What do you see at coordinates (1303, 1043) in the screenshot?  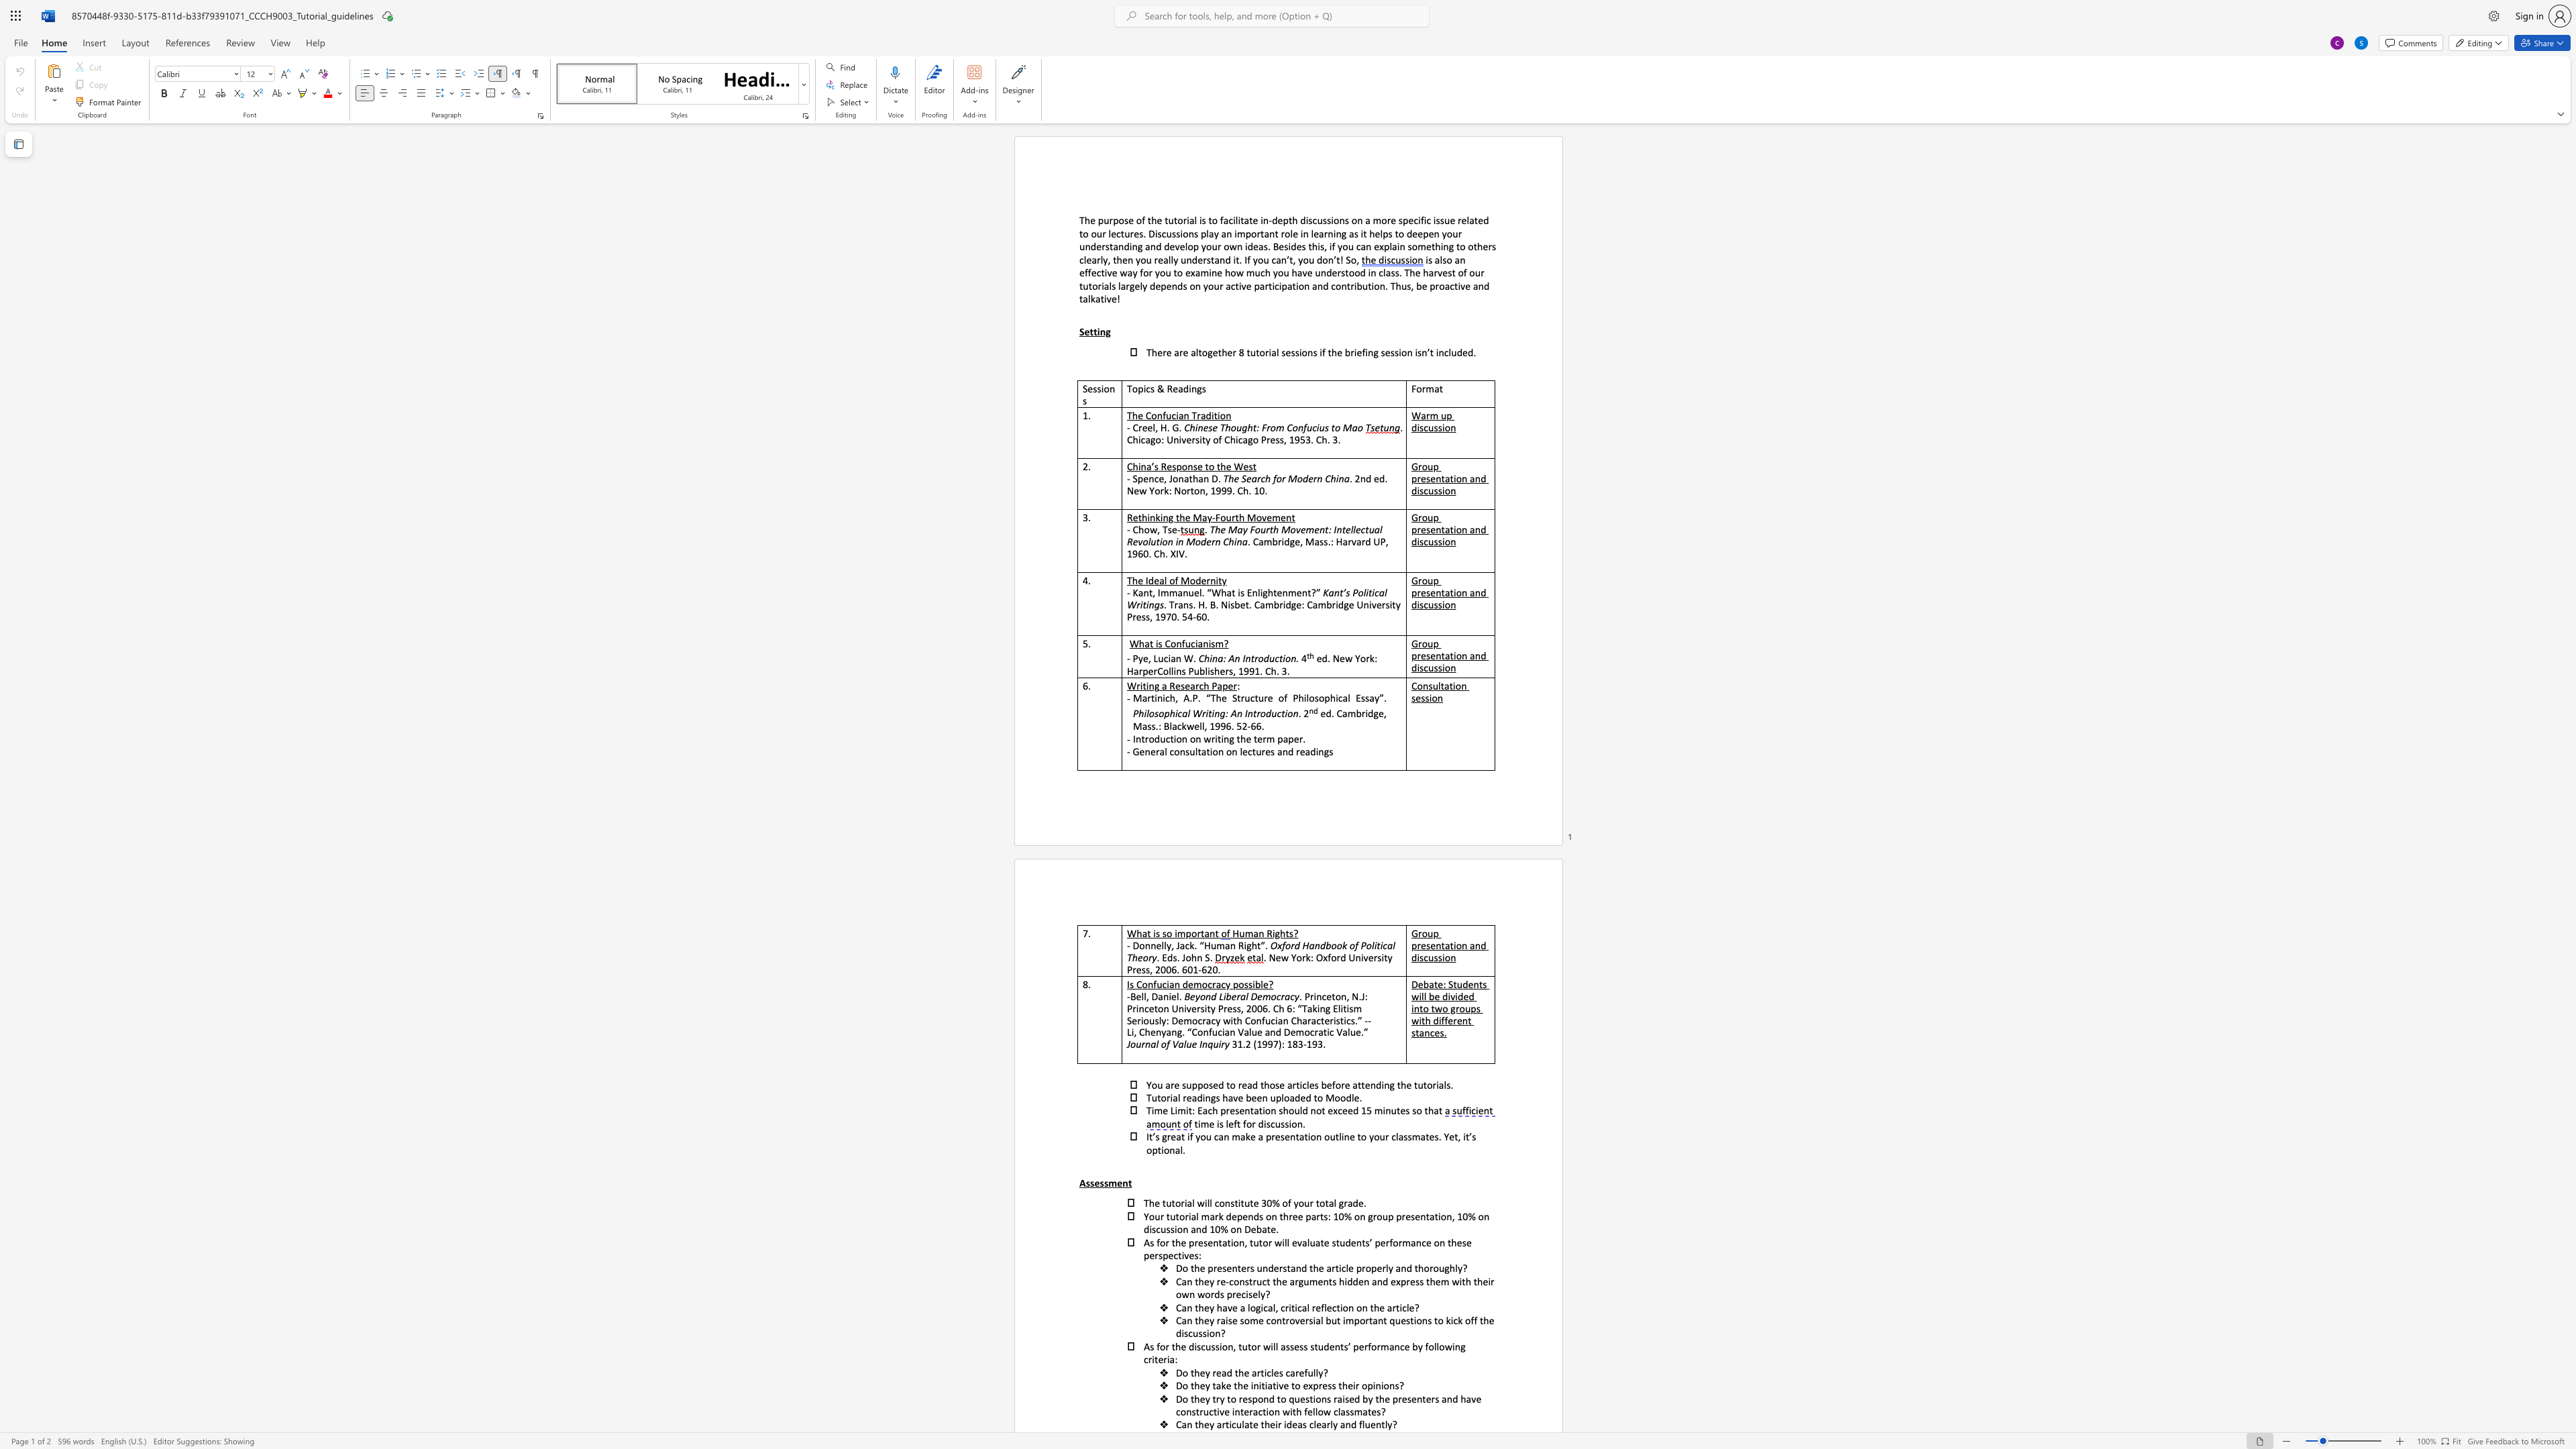 I see `the subset text "-1" within the text "31.2 (1997): 183-193."` at bounding box center [1303, 1043].